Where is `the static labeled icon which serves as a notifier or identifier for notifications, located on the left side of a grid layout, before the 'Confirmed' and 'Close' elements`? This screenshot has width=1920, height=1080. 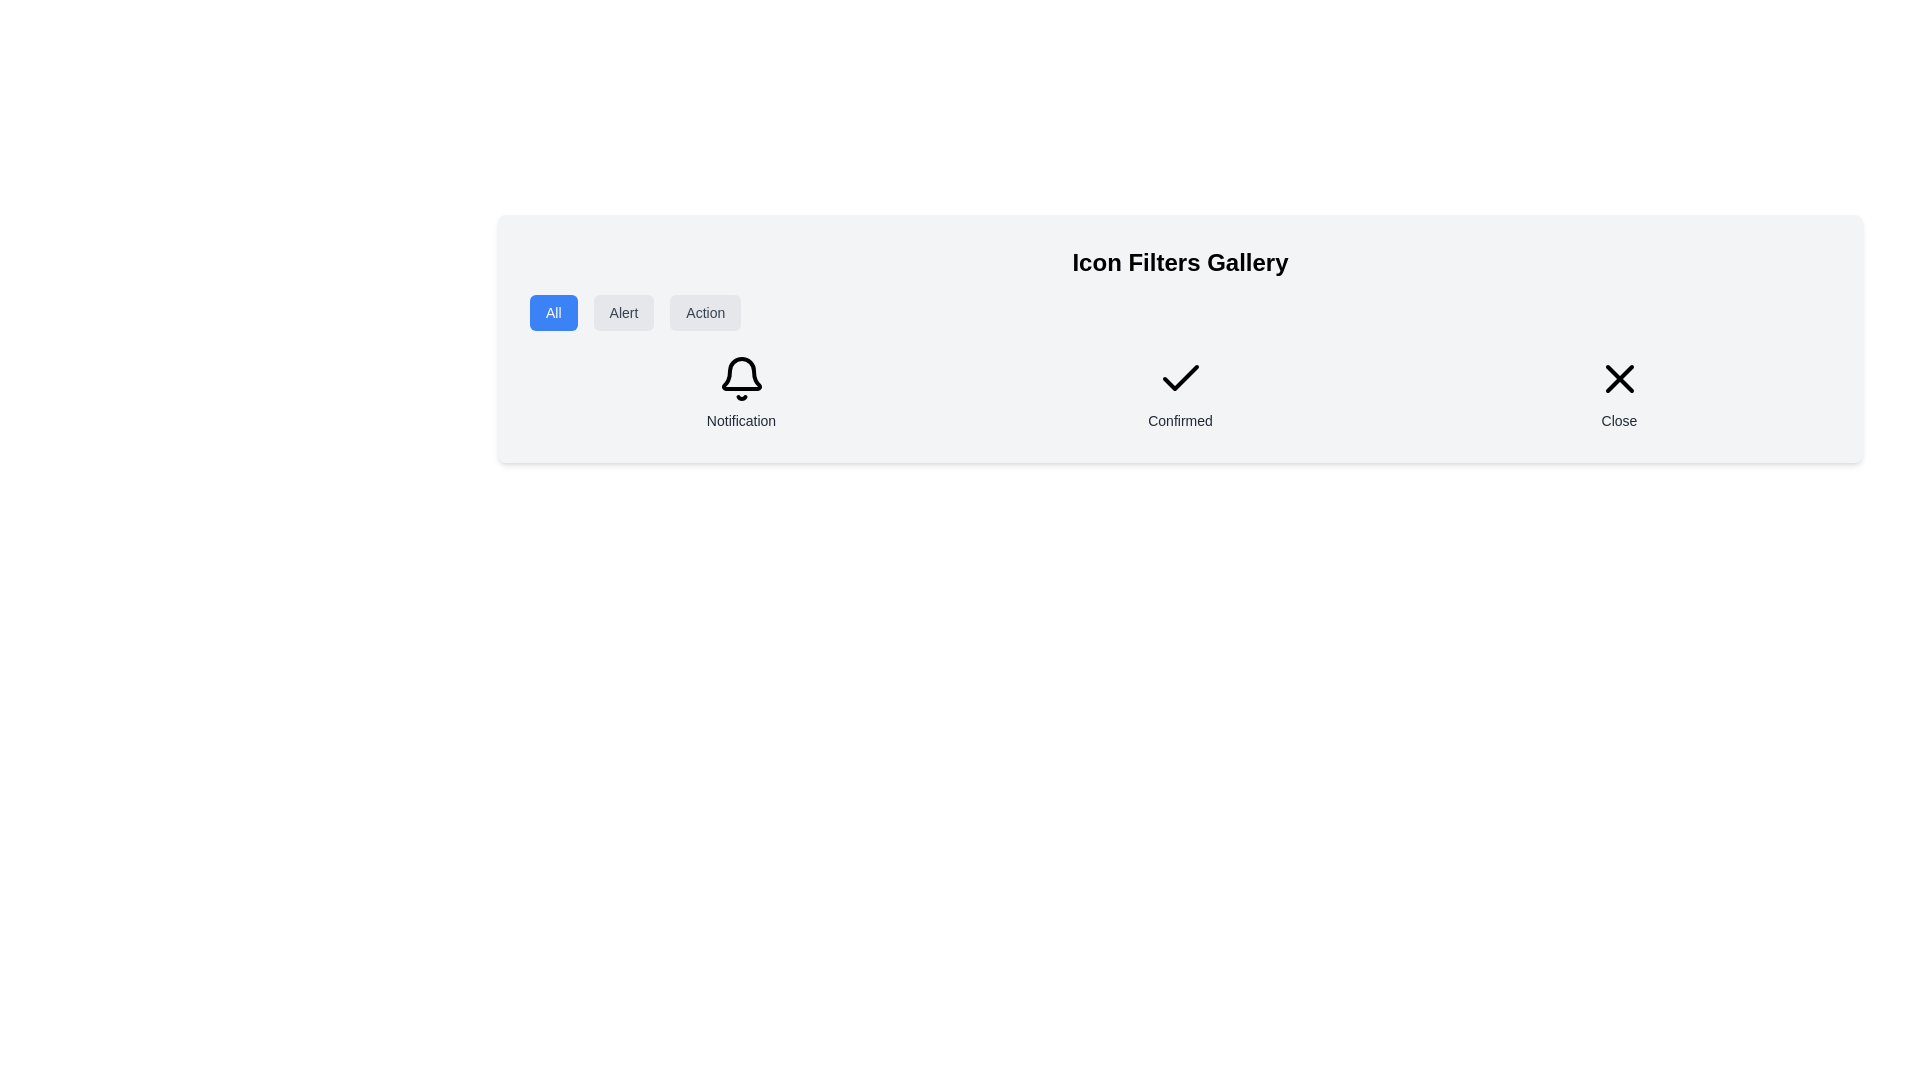 the static labeled icon which serves as a notifier or identifier for notifications, located on the left side of a grid layout, before the 'Confirmed' and 'Close' elements is located at coordinates (740, 393).